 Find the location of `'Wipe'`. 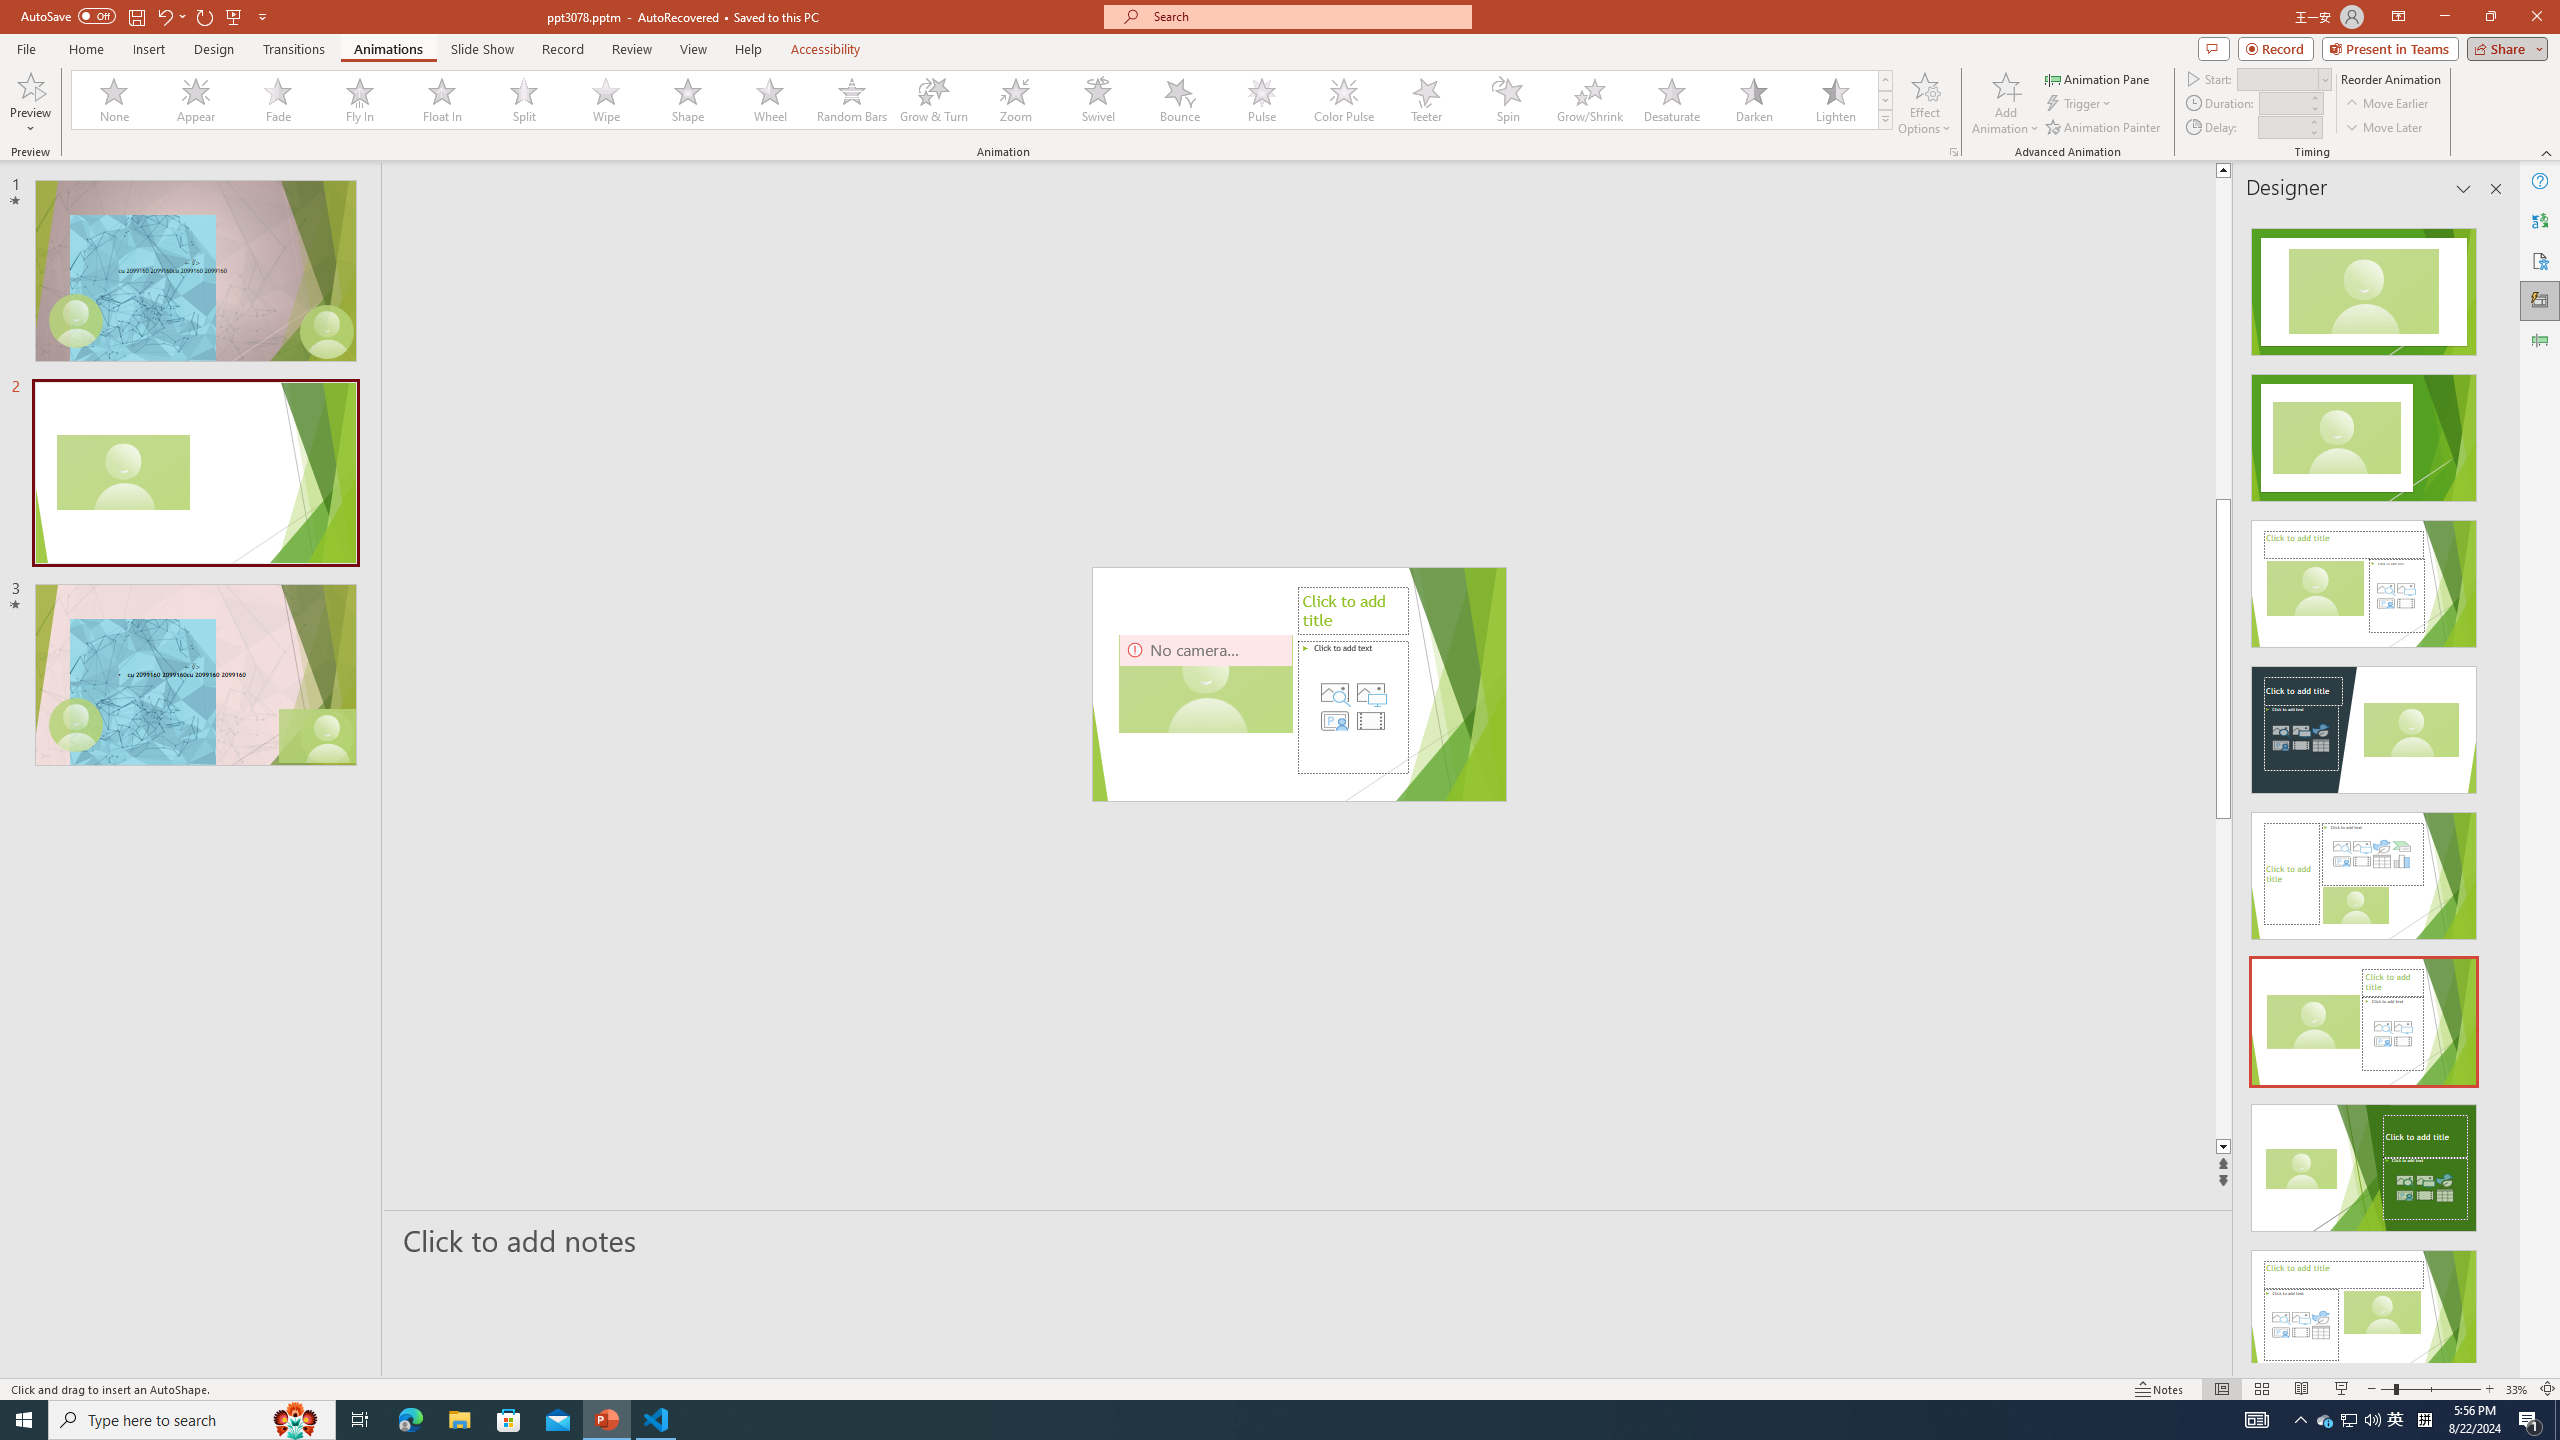

'Wipe' is located at coordinates (606, 99).